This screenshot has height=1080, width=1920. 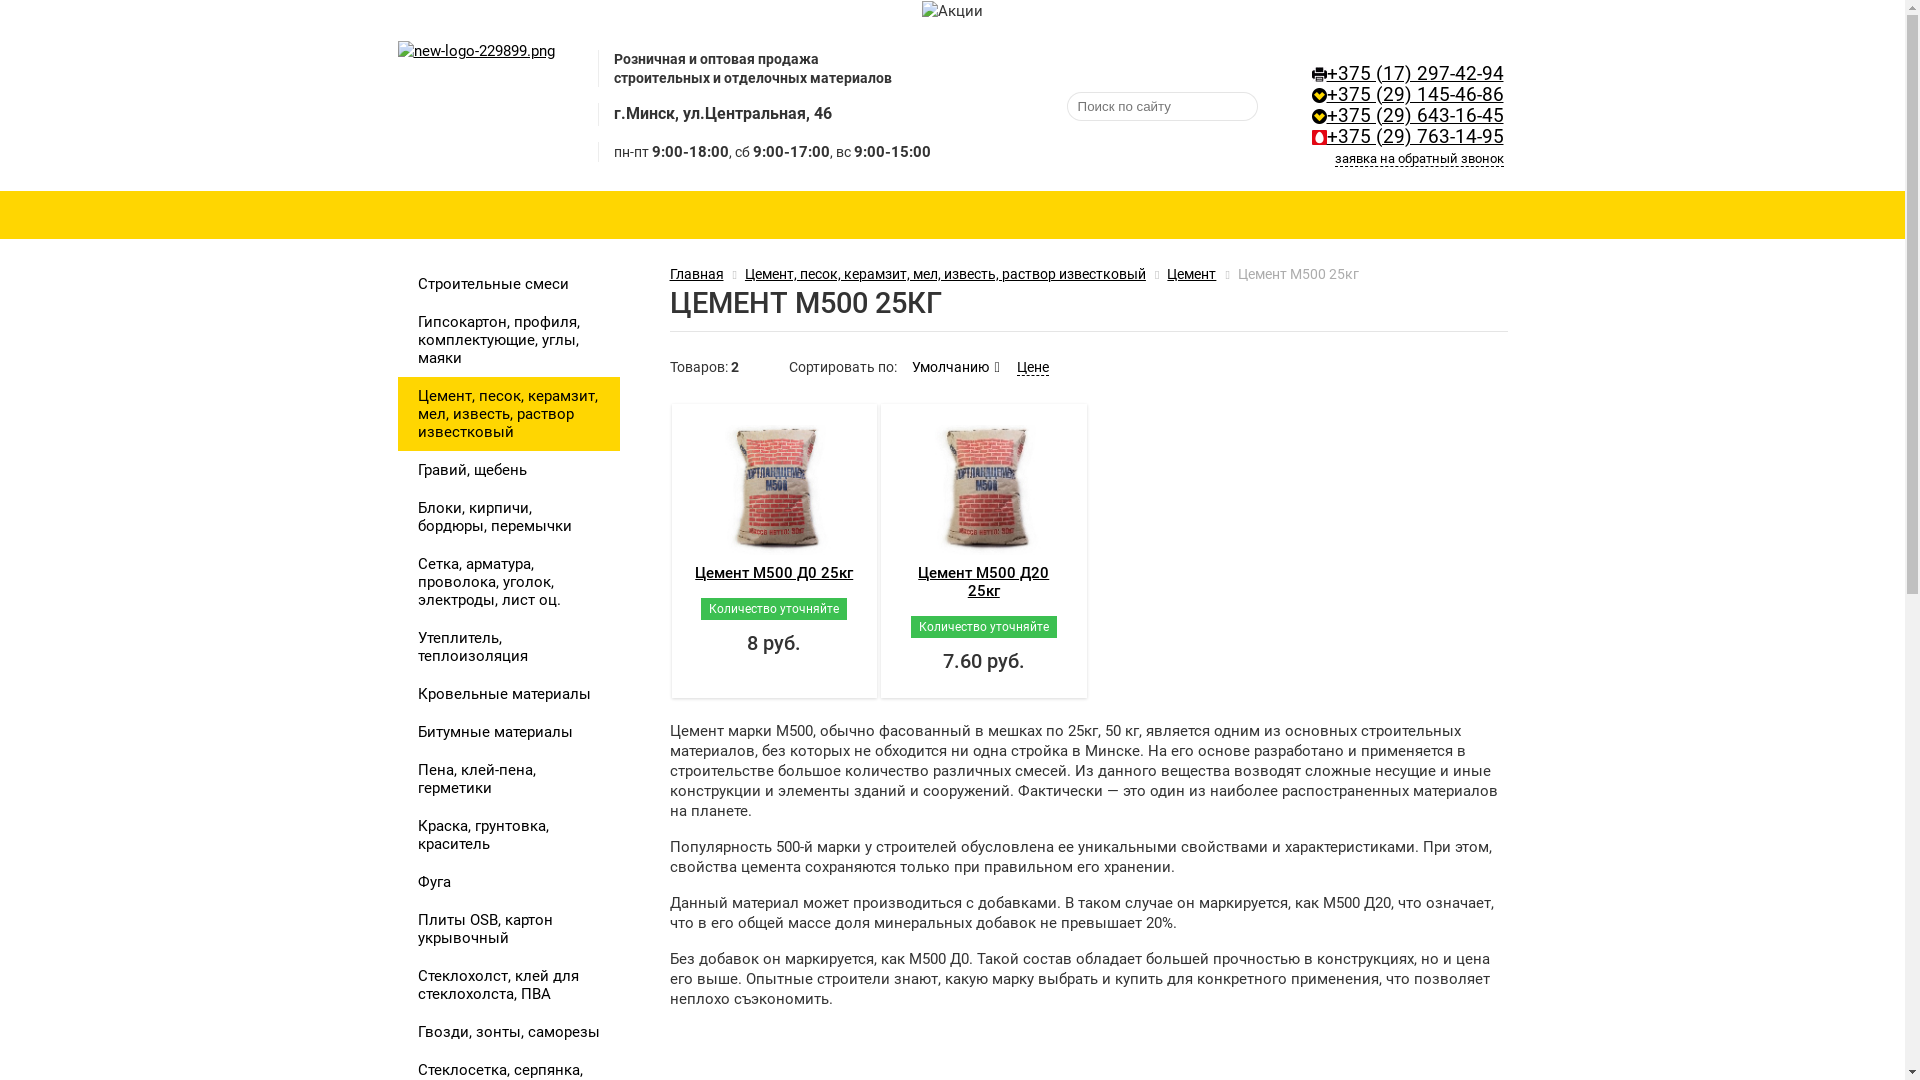 I want to click on 'tel', so click(x=1319, y=73).